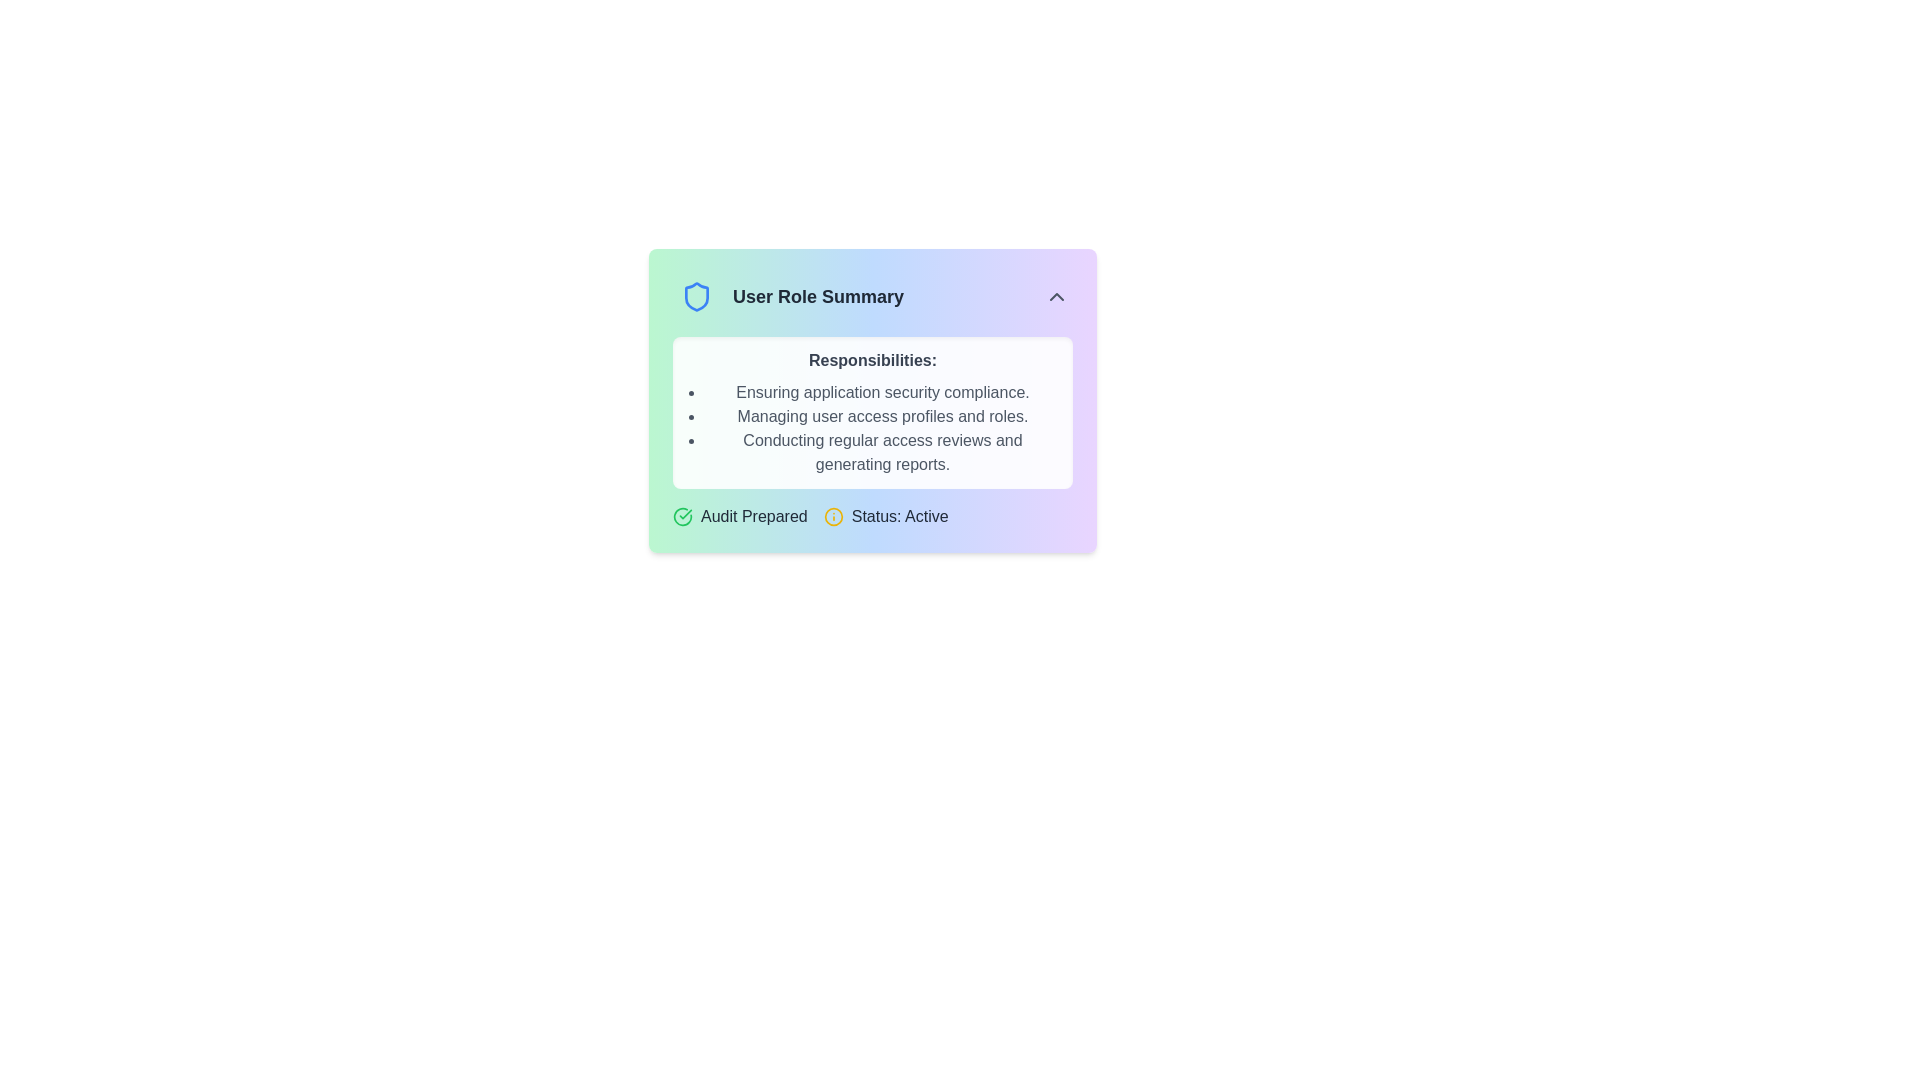 The width and height of the screenshot is (1920, 1080). I want to click on the yellow circular element that is the innermost part of the information icon in the upper-left corner of the 'User Role Summary' card header, so click(833, 515).